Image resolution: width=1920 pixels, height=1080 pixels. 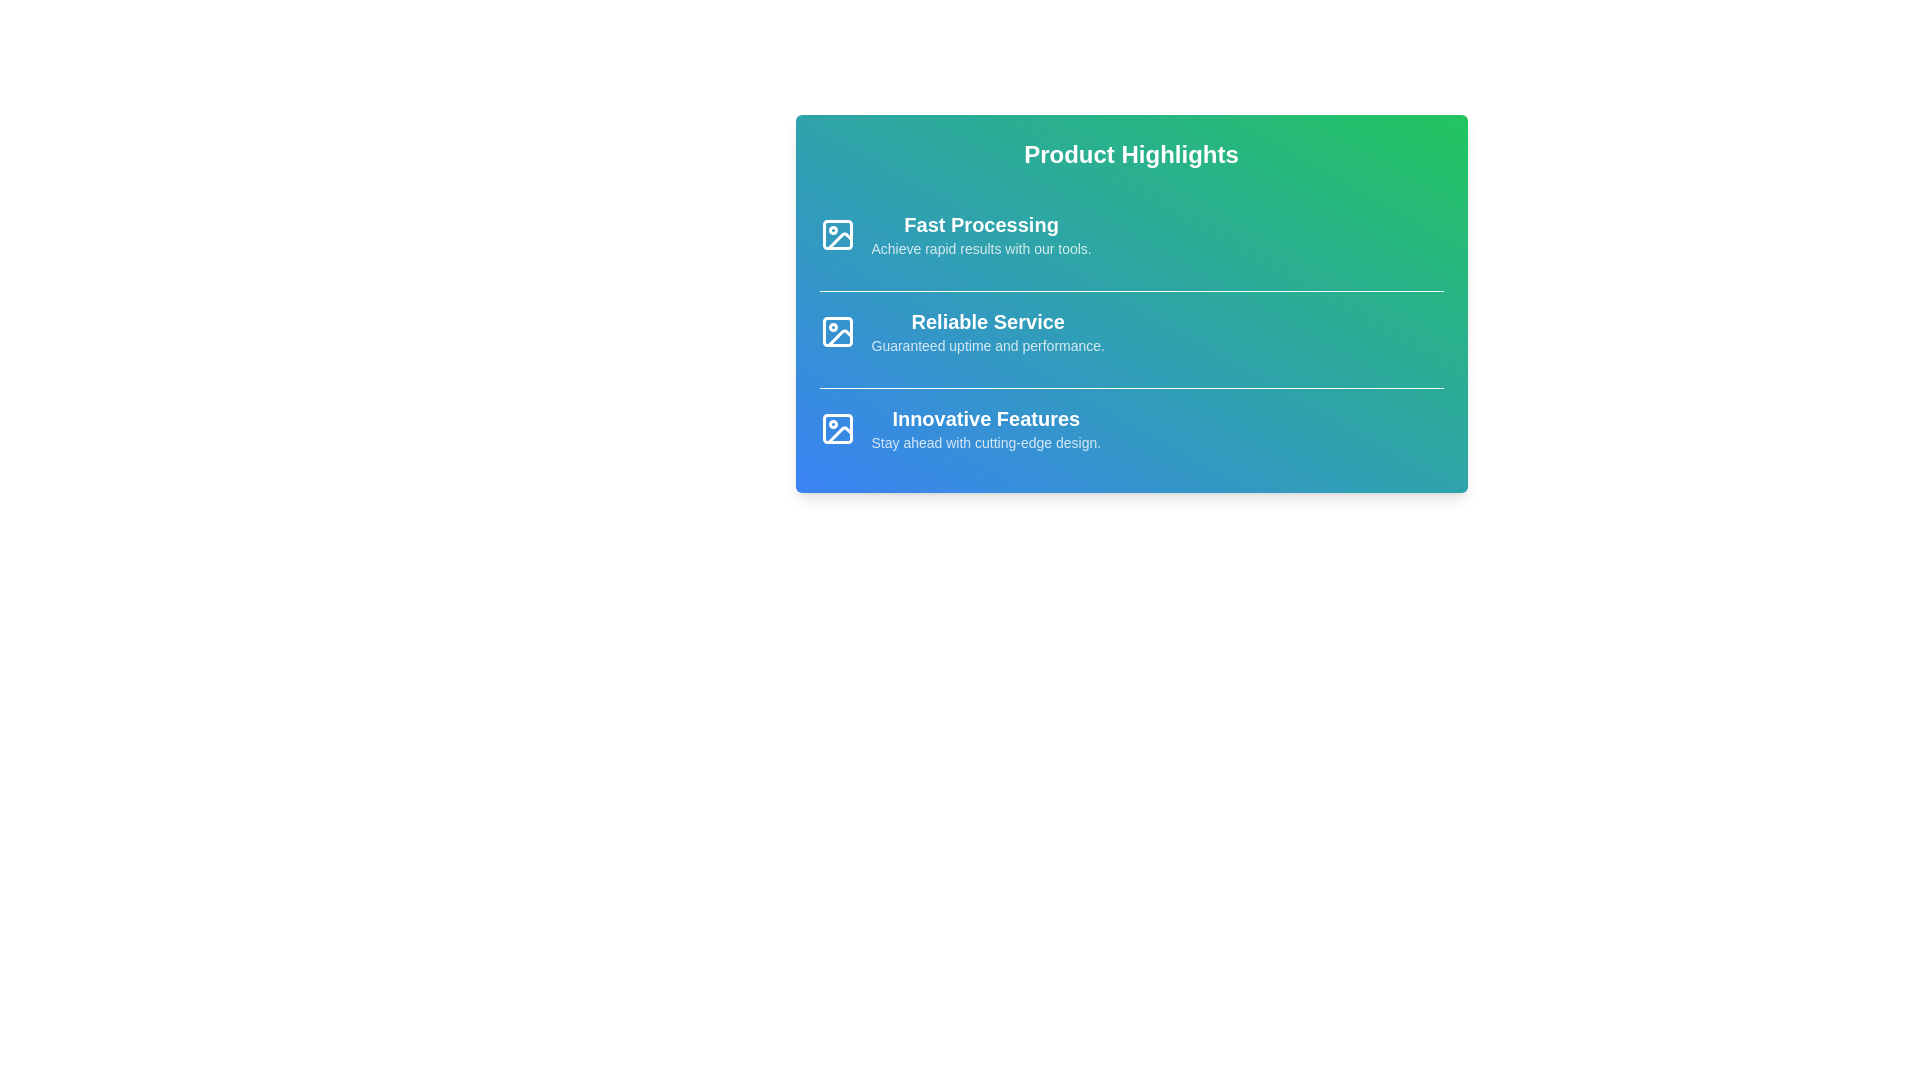 What do you see at coordinates (837, 330) in the screenshot?
I see `the square-shaped icon depicting a mountain and sun, which has a white outline on a blue background, located to the left of the 'Reliable Service' text block` at bounding box center [837, 330].